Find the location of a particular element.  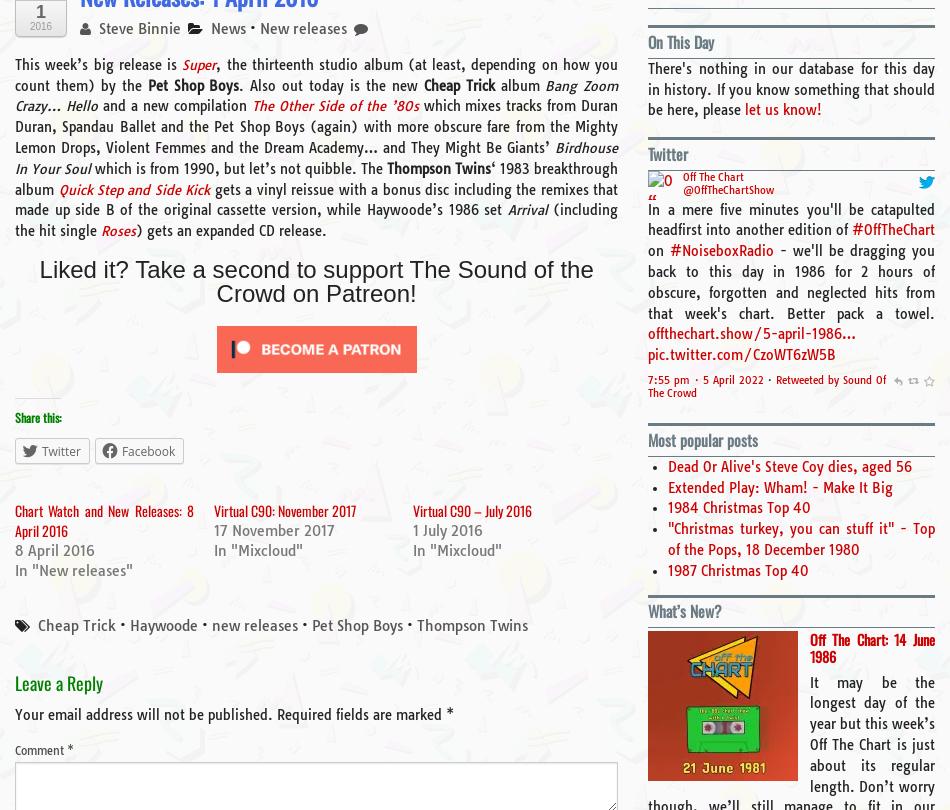

'1987 Christmas Top 40' is located at coordinates (737, 569).